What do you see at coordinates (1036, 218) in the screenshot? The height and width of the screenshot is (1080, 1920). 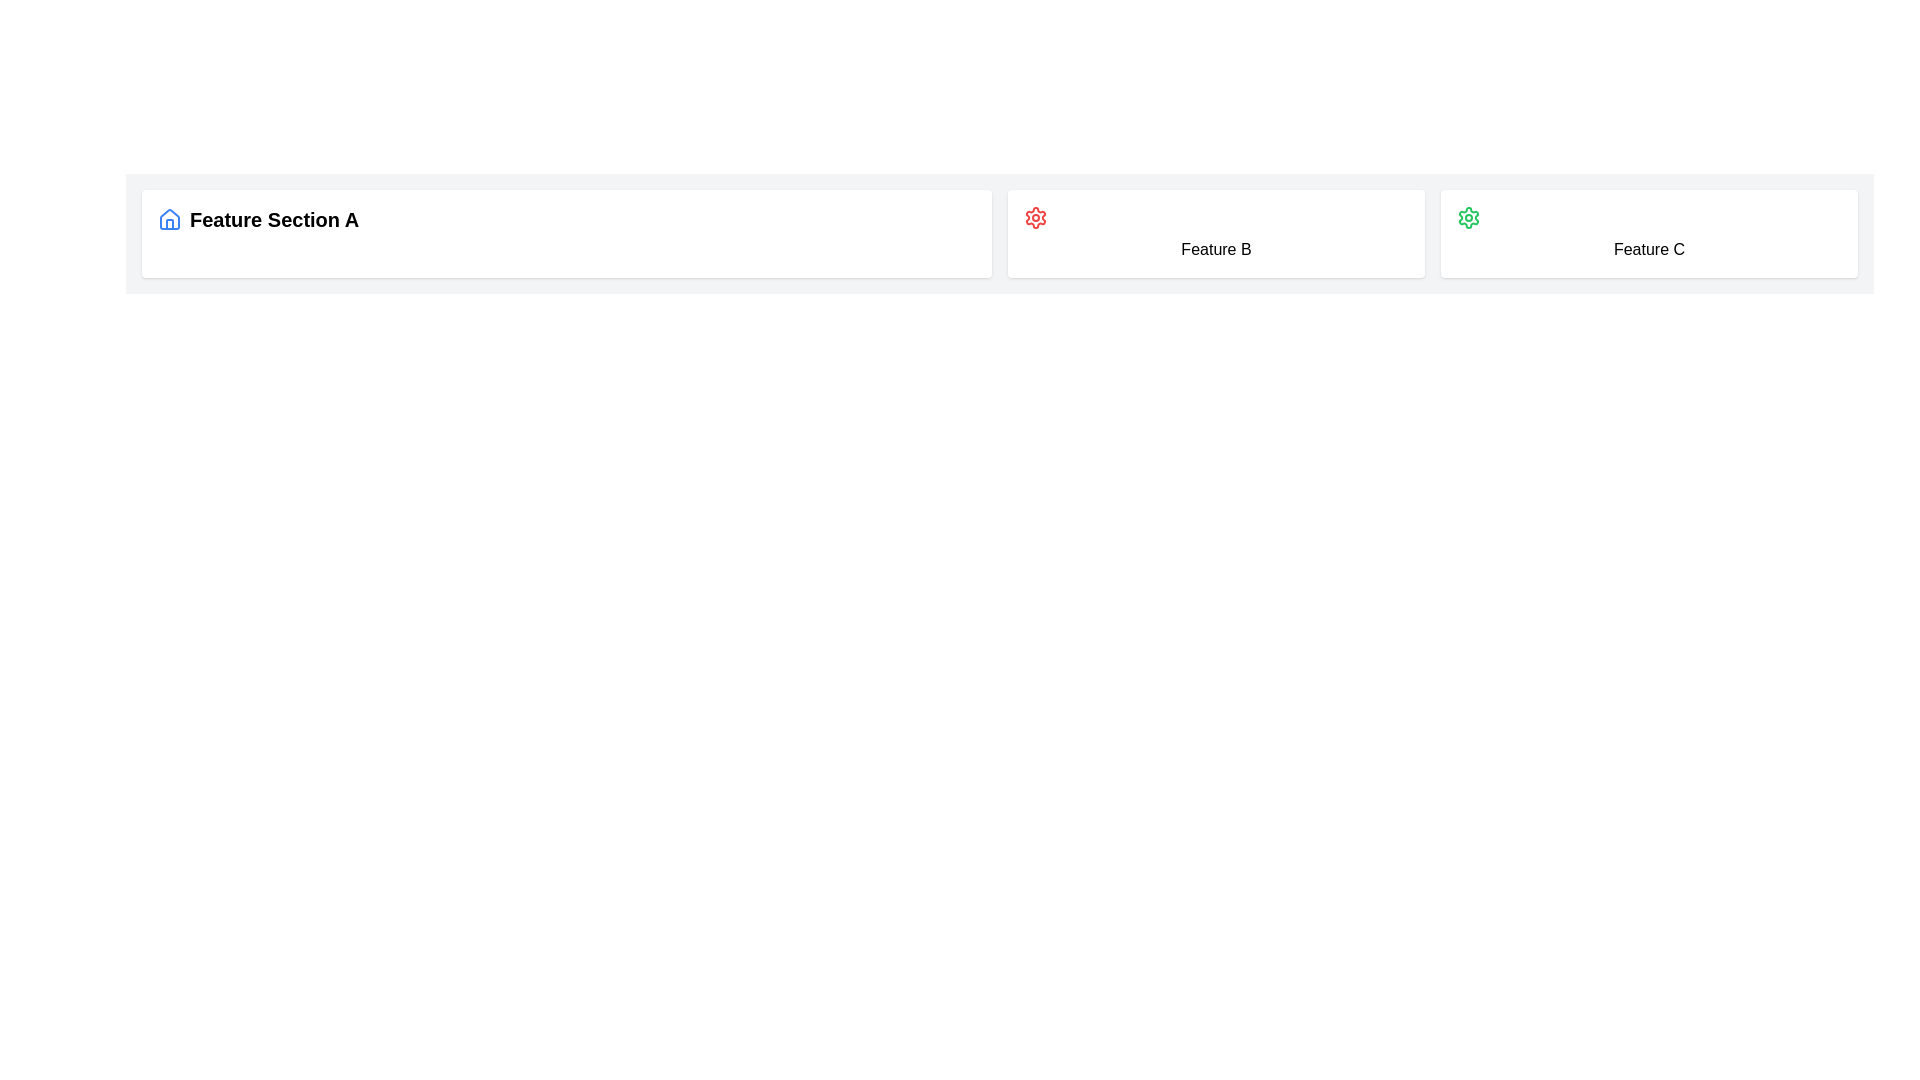 I see `the red gear icon located` at bounding box center [1036, 218].